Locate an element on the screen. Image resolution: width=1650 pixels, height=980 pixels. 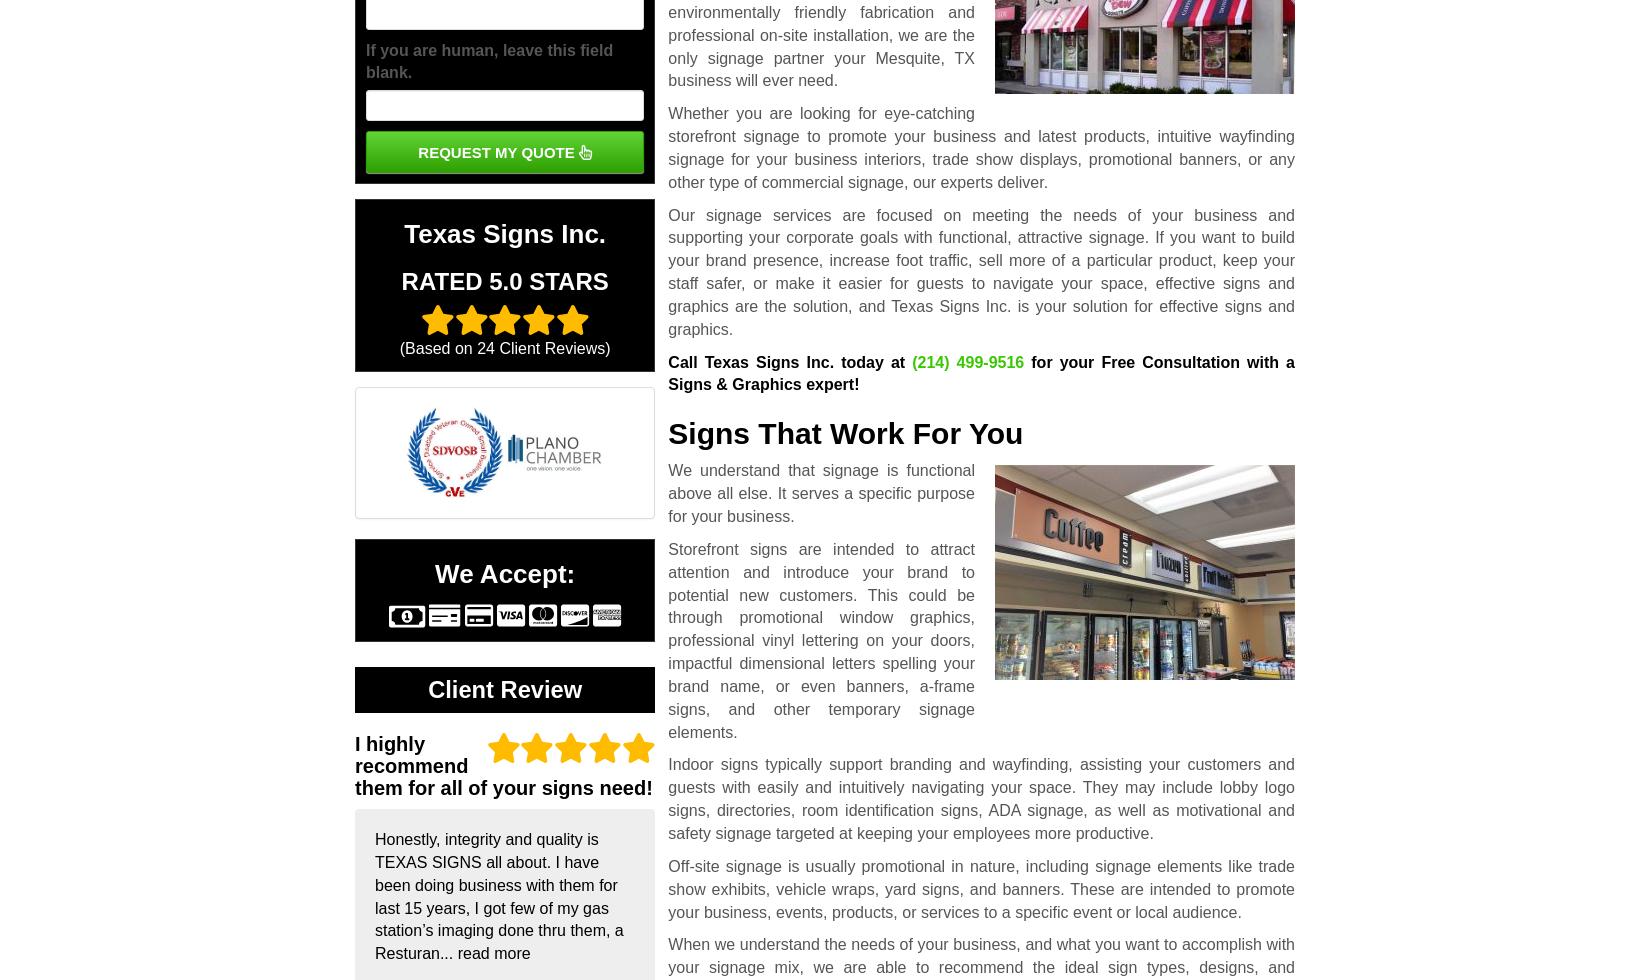
'Texas Signs Inc.' is located at coordinates (403, 234).